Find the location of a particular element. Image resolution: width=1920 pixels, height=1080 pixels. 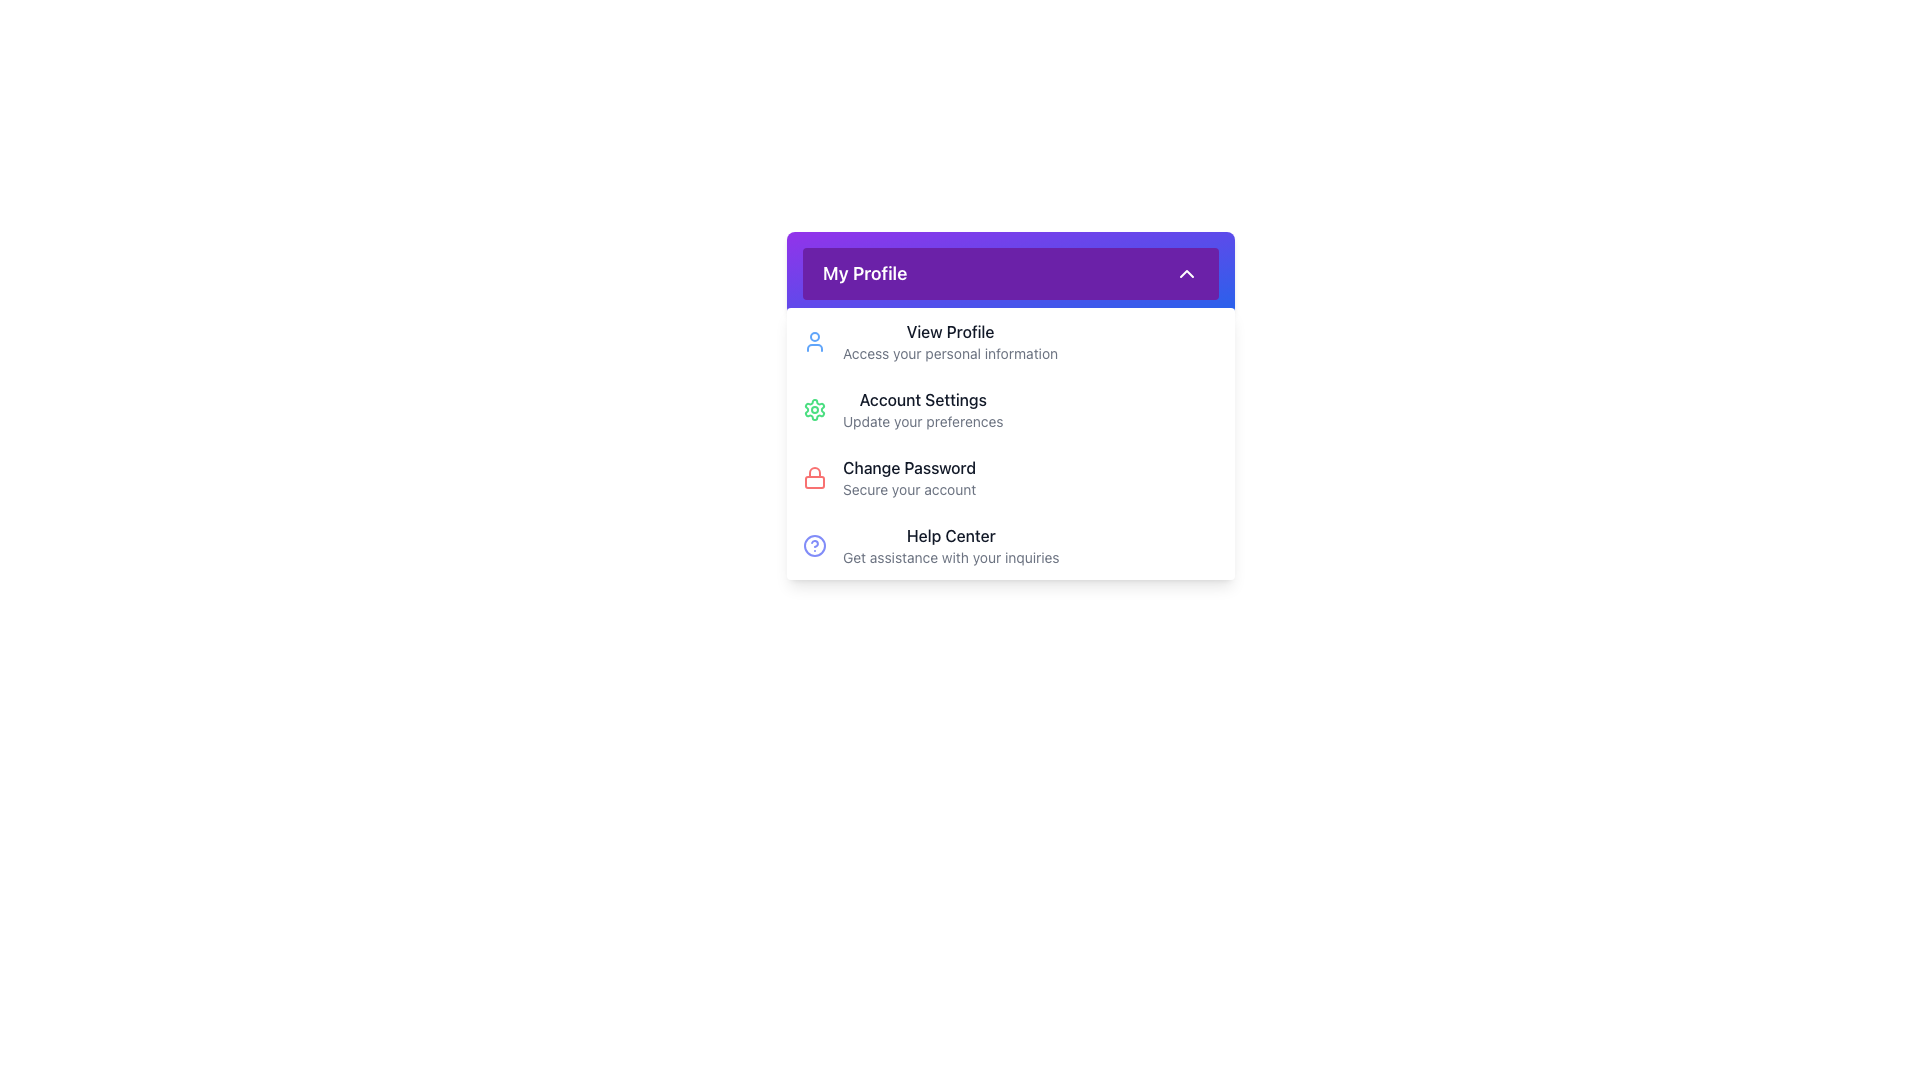

an option in the profile management dropdown menu located below the 'My Profile' section is located at coordinates (1011, 442).